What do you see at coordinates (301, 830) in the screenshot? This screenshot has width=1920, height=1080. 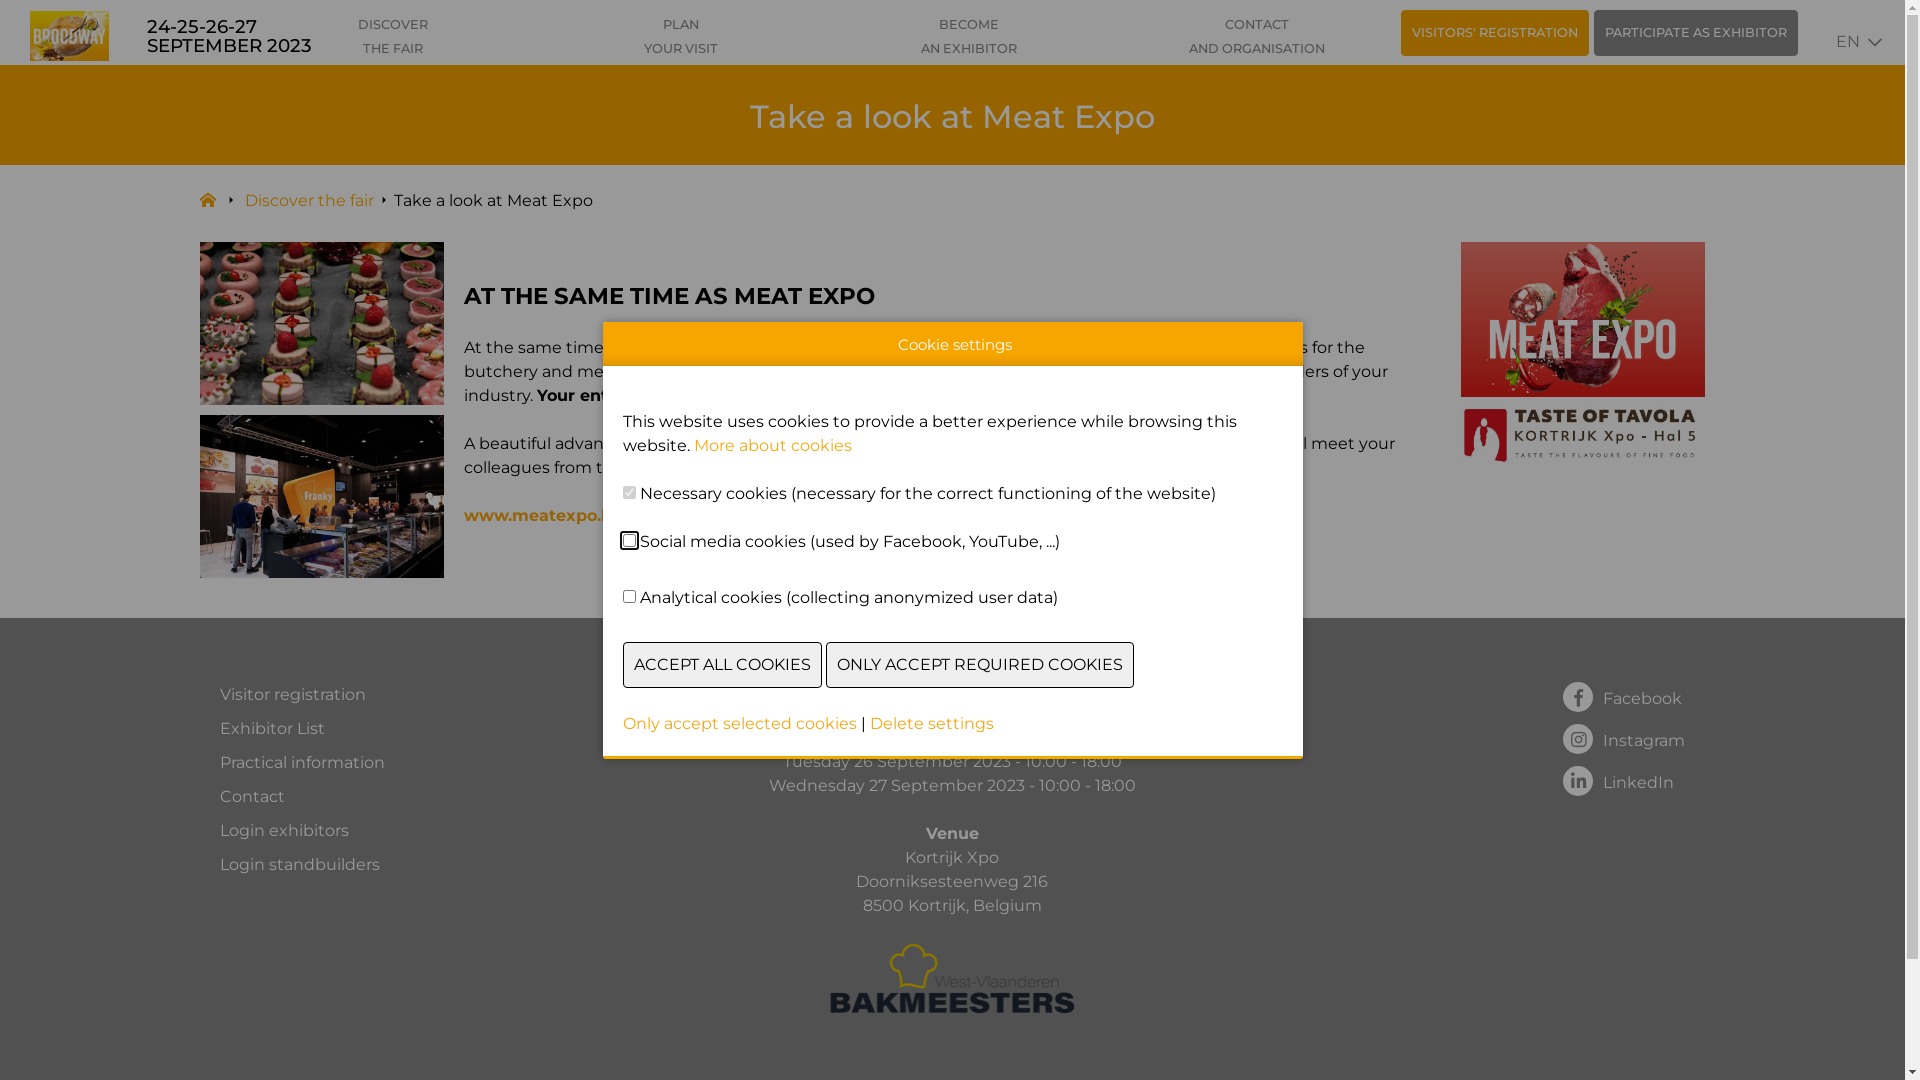 I see `'Login exhibitors'` at bounding box center [301, 830].